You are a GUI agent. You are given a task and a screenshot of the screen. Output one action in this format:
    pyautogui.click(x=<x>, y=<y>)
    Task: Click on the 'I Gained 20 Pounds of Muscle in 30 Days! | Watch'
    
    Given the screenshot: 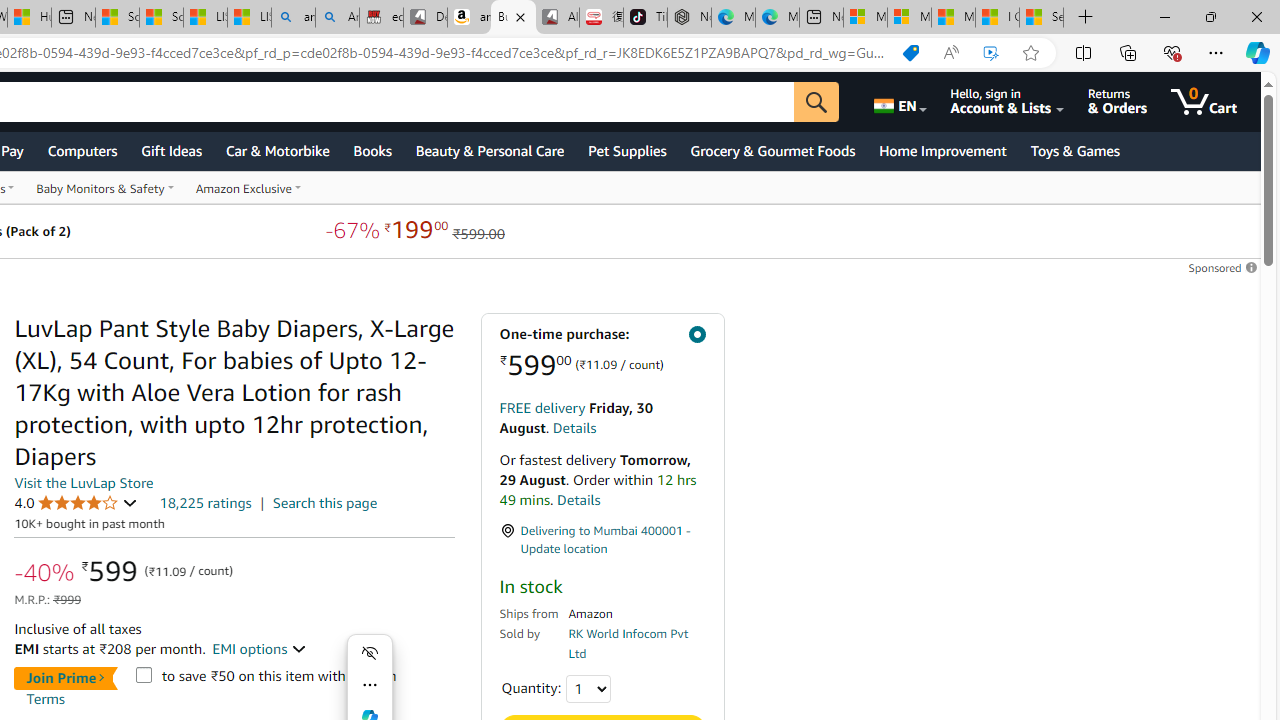 What is the action you would take?
    pyautogui.click(x=997, y=17)
    